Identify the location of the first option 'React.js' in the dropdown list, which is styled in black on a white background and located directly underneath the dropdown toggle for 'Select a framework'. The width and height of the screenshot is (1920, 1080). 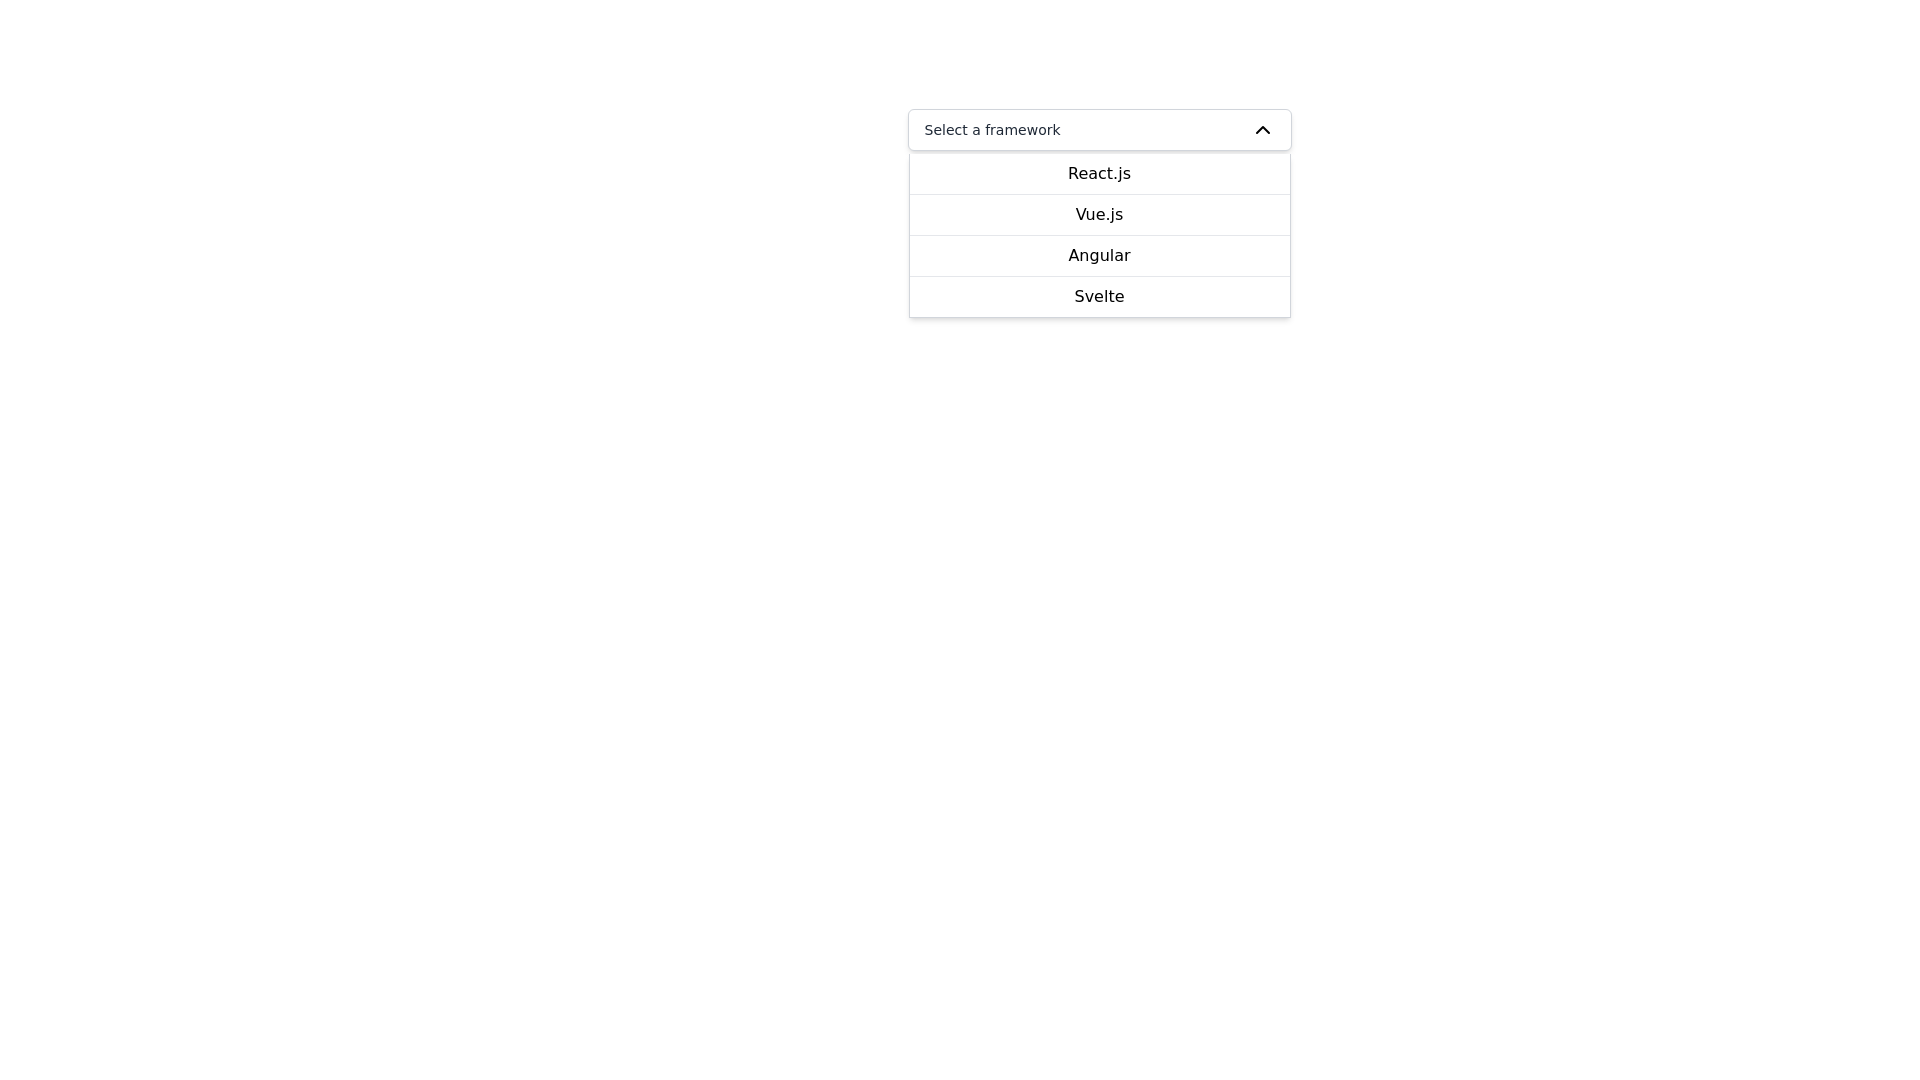
(1098, 153).